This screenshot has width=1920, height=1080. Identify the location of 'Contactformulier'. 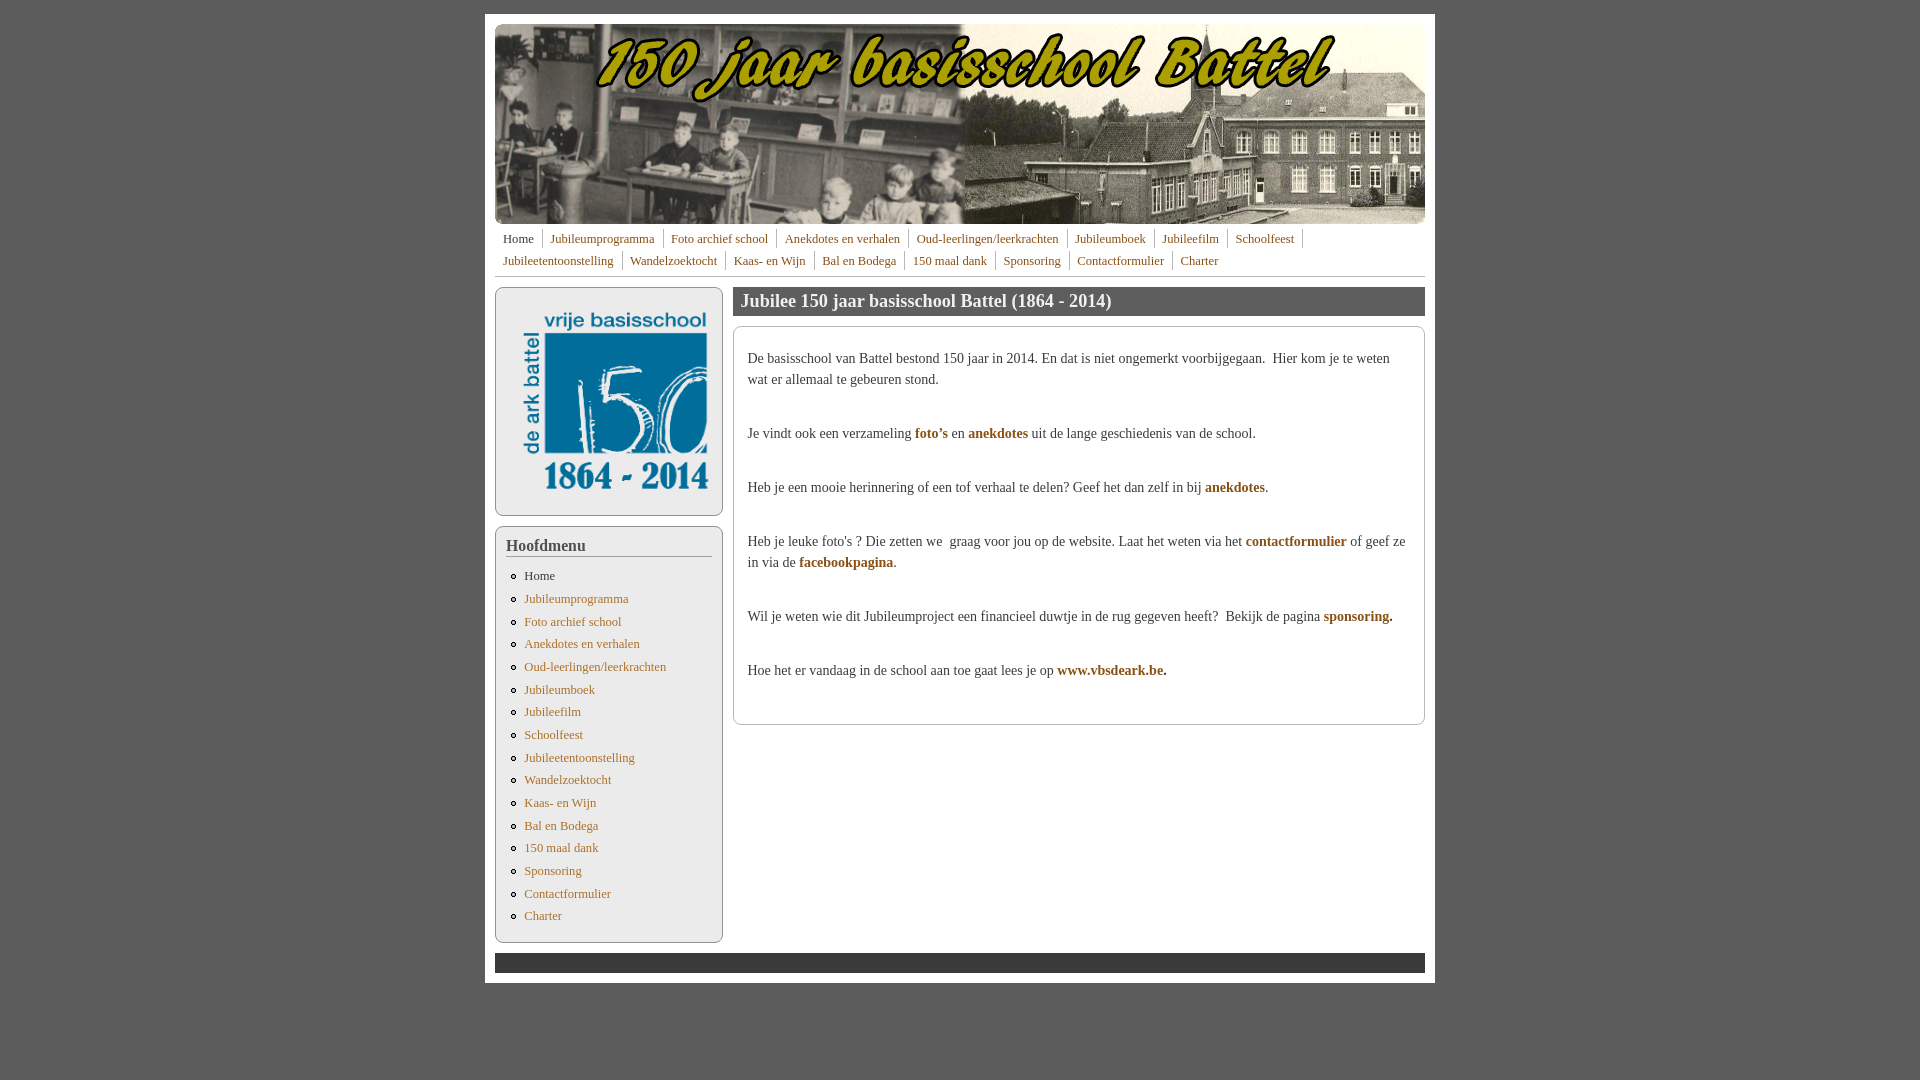
(566, 893).